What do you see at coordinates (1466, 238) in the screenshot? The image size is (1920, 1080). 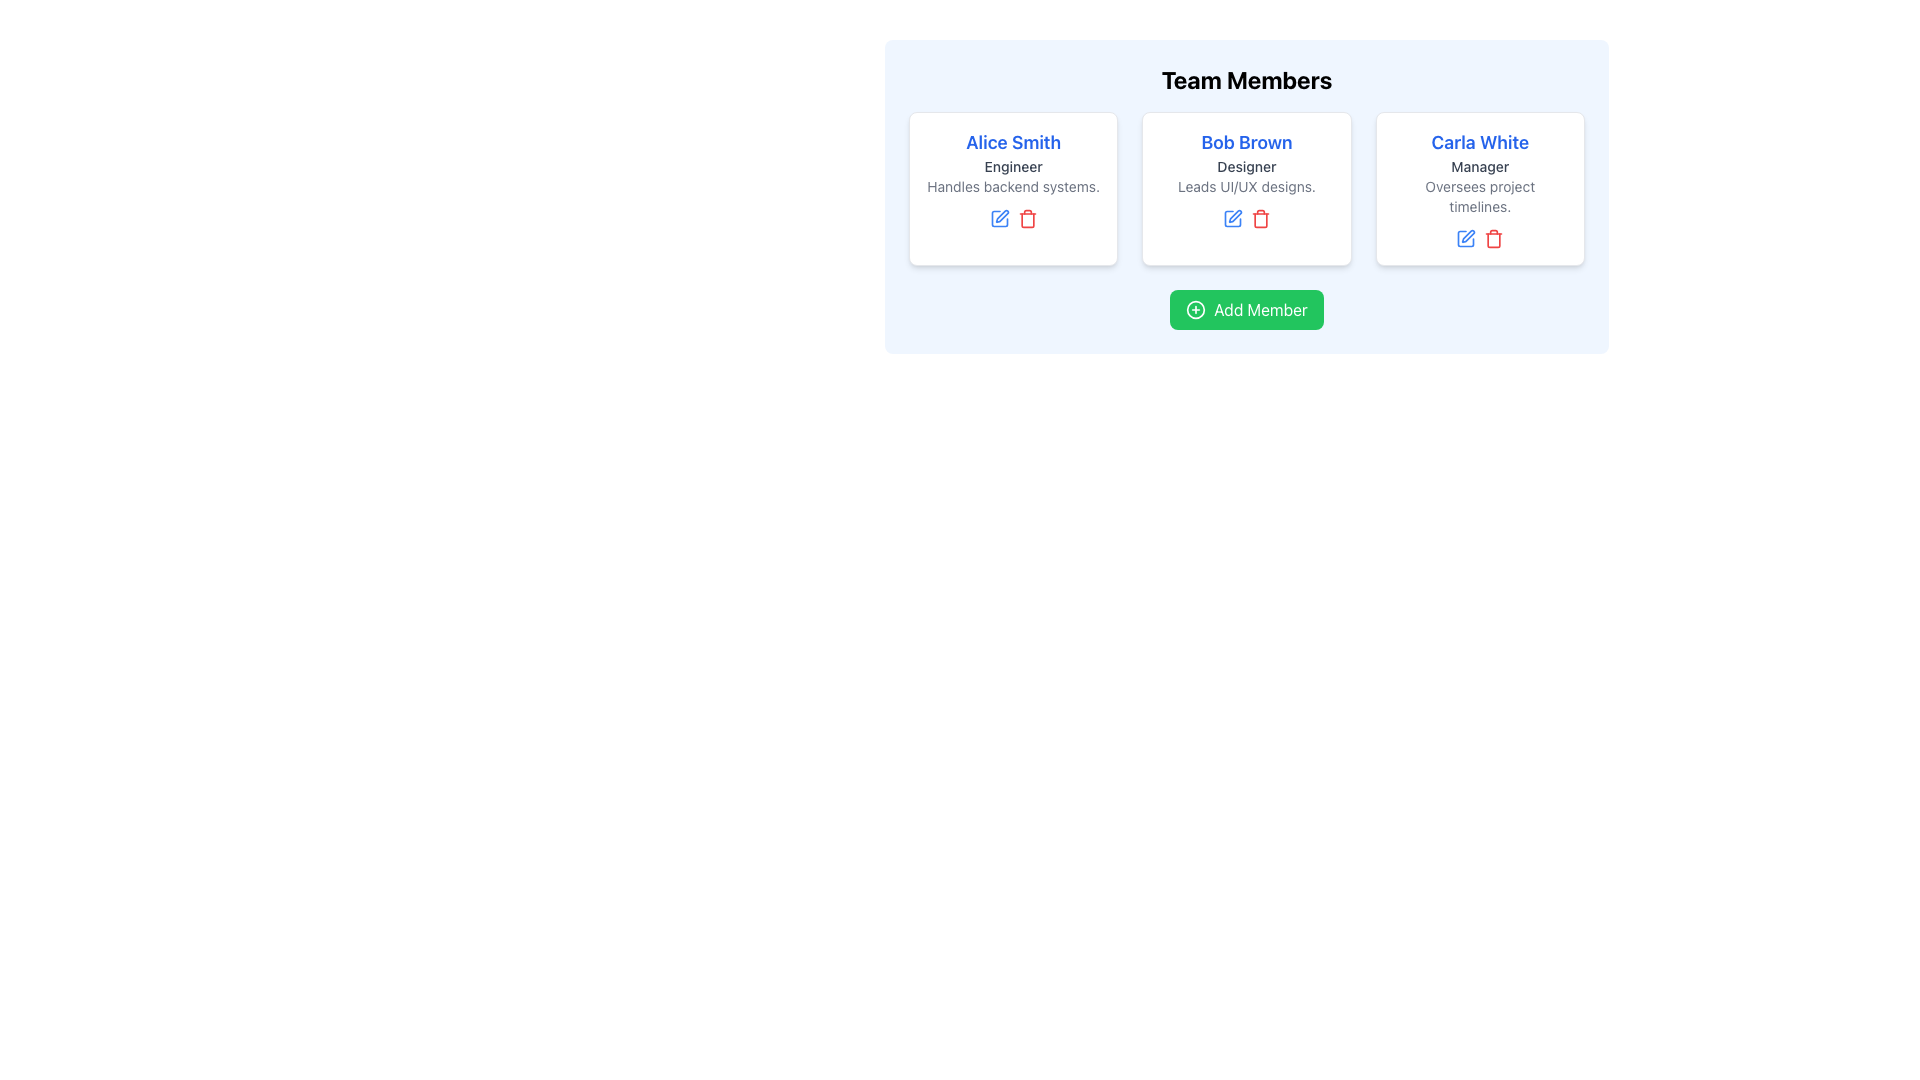 I see `the small blue edit icon located in the lower-left corner under the user profile card labeled 'Carla White' in the 'Team Members' section` at bounding box center [1466, 238].